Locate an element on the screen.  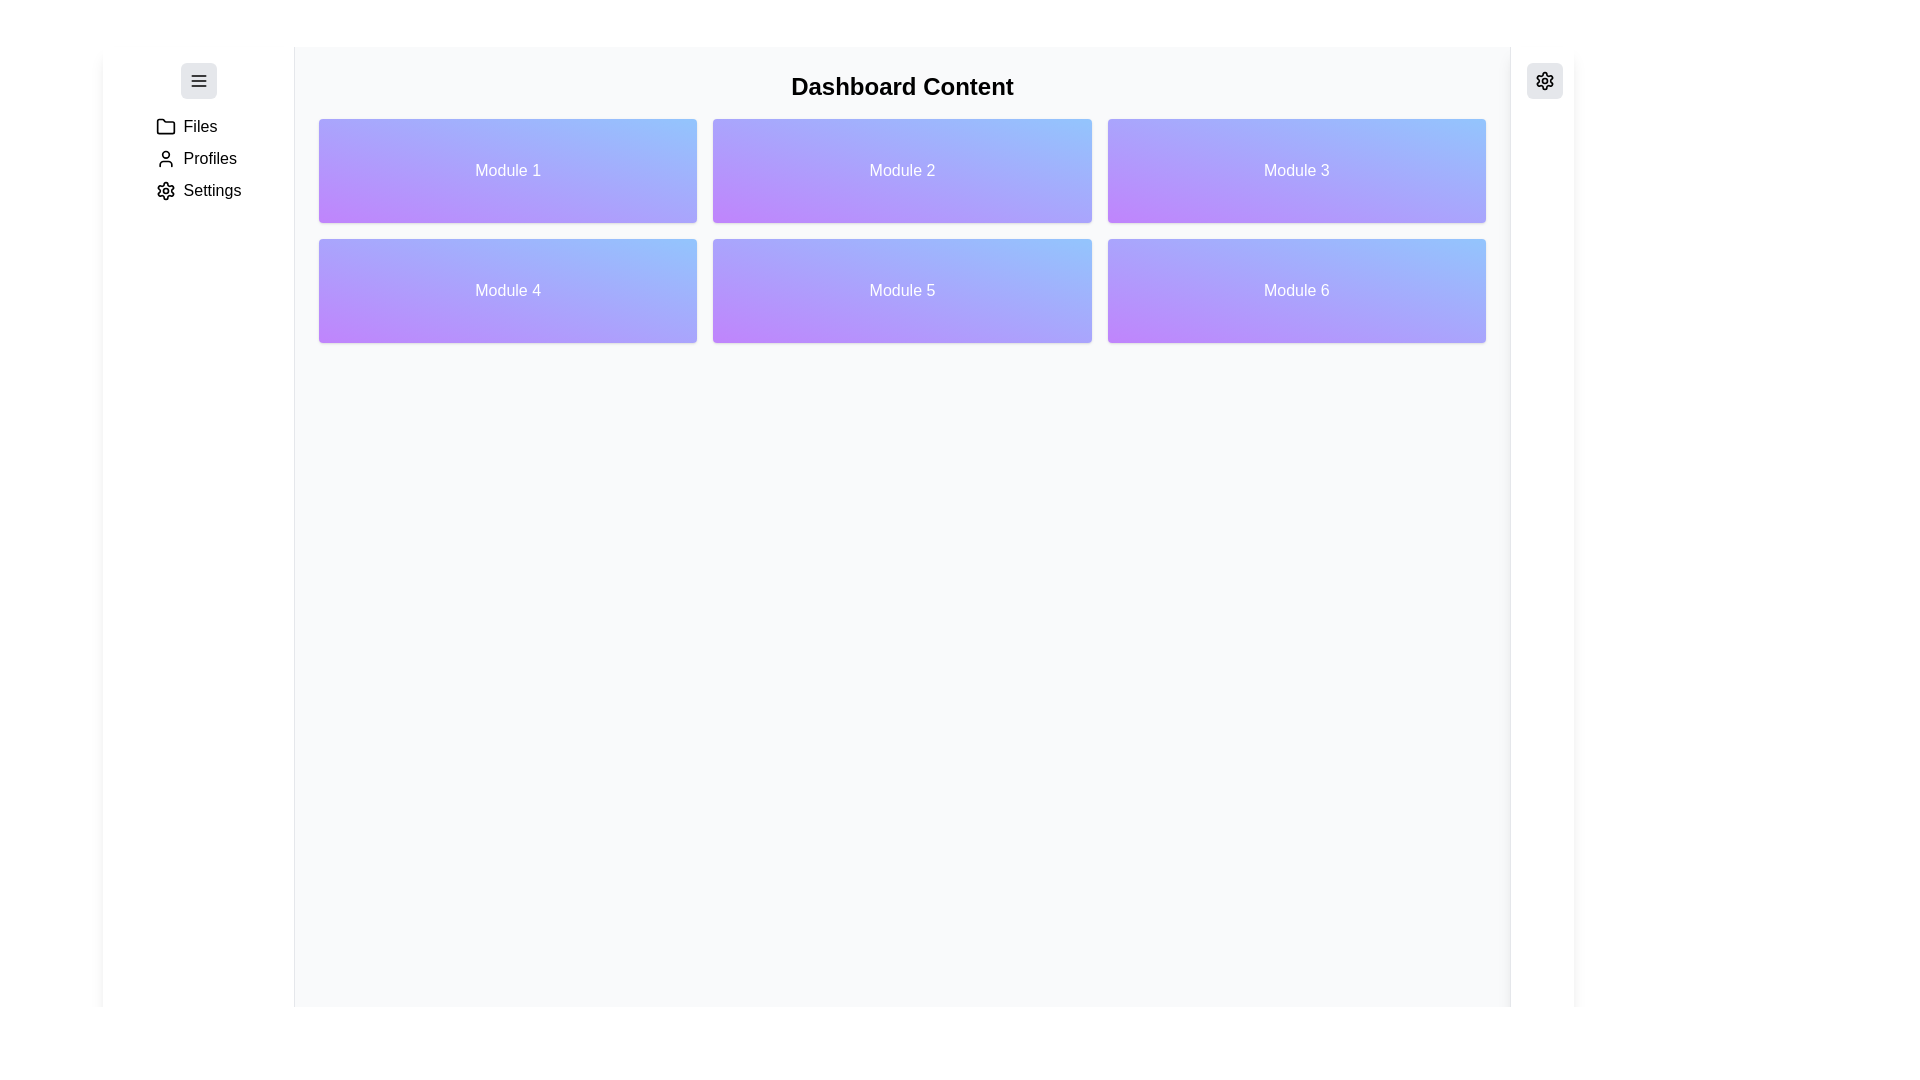
the outlined gear icon located in the top-right corner of the interface is located at coordinates (1544, 80).